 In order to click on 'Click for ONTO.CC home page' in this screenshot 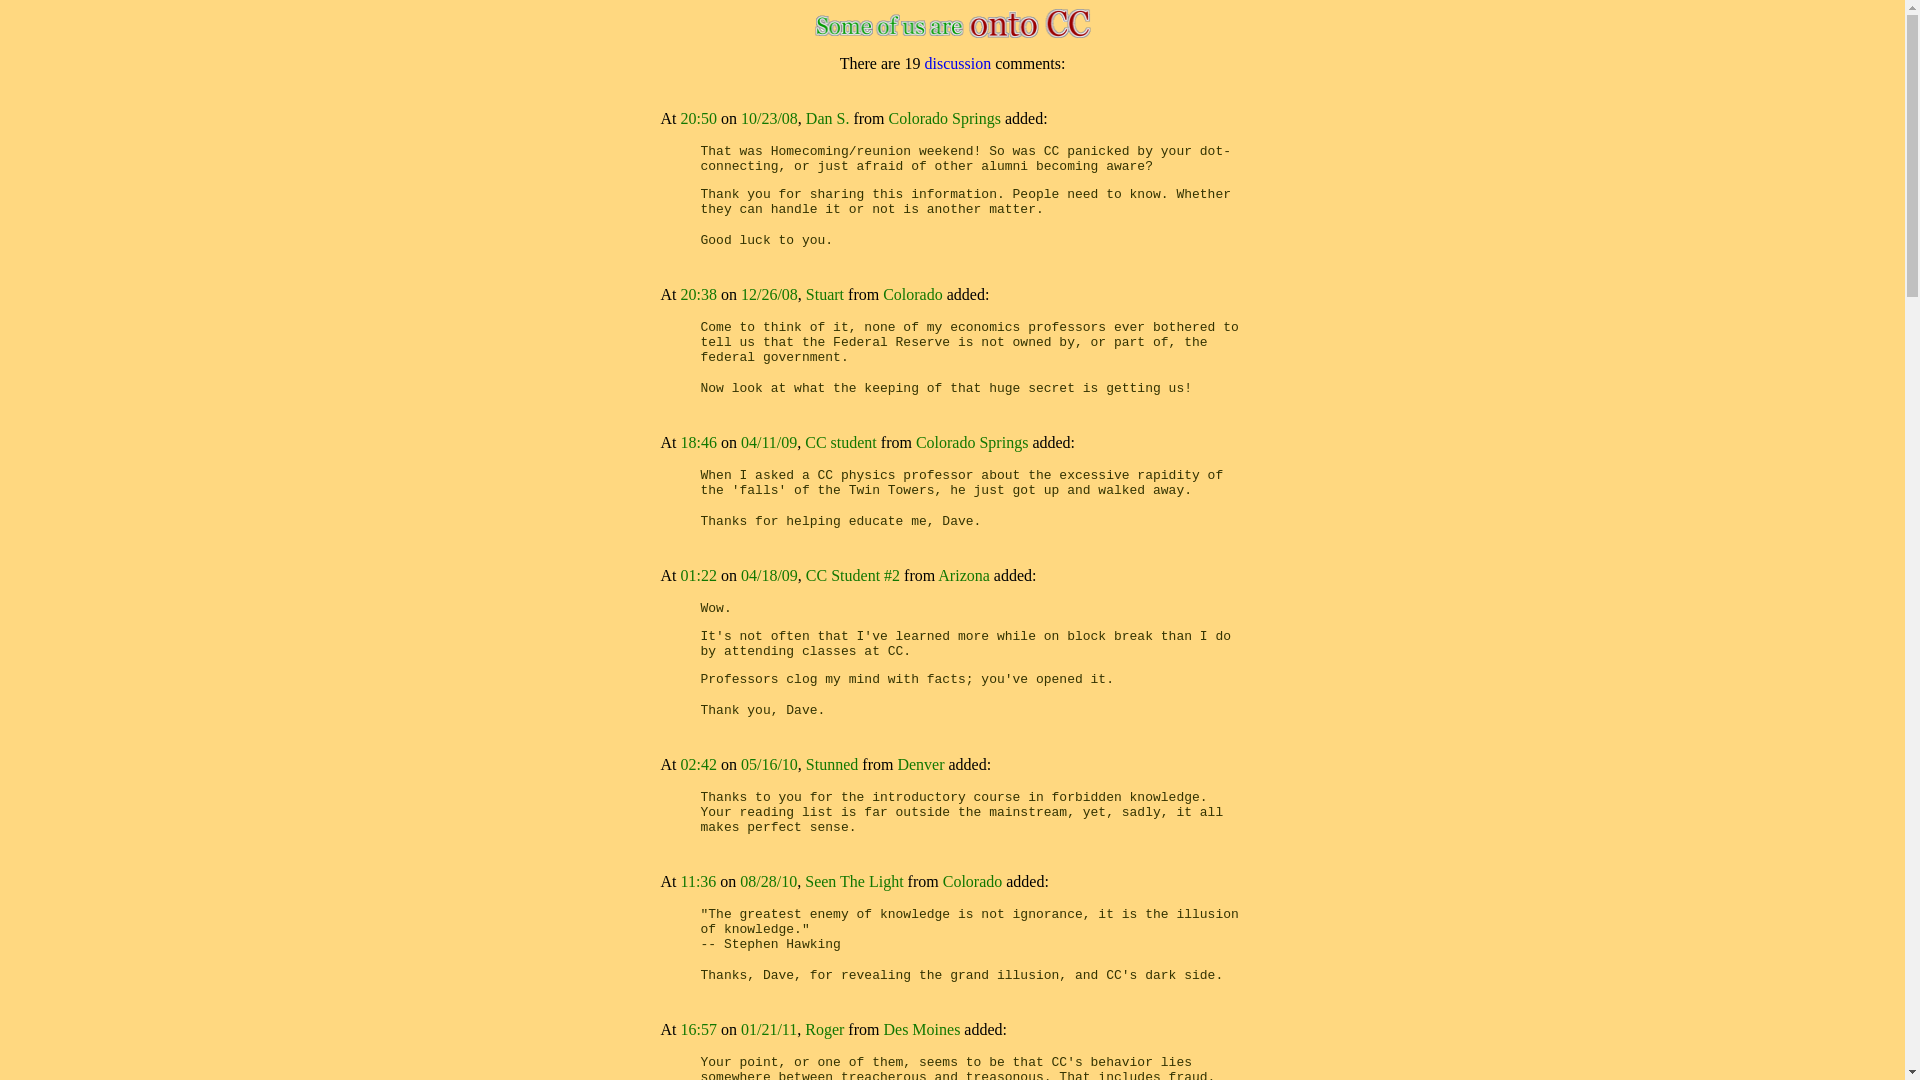, I will do `click(814, 33)`.